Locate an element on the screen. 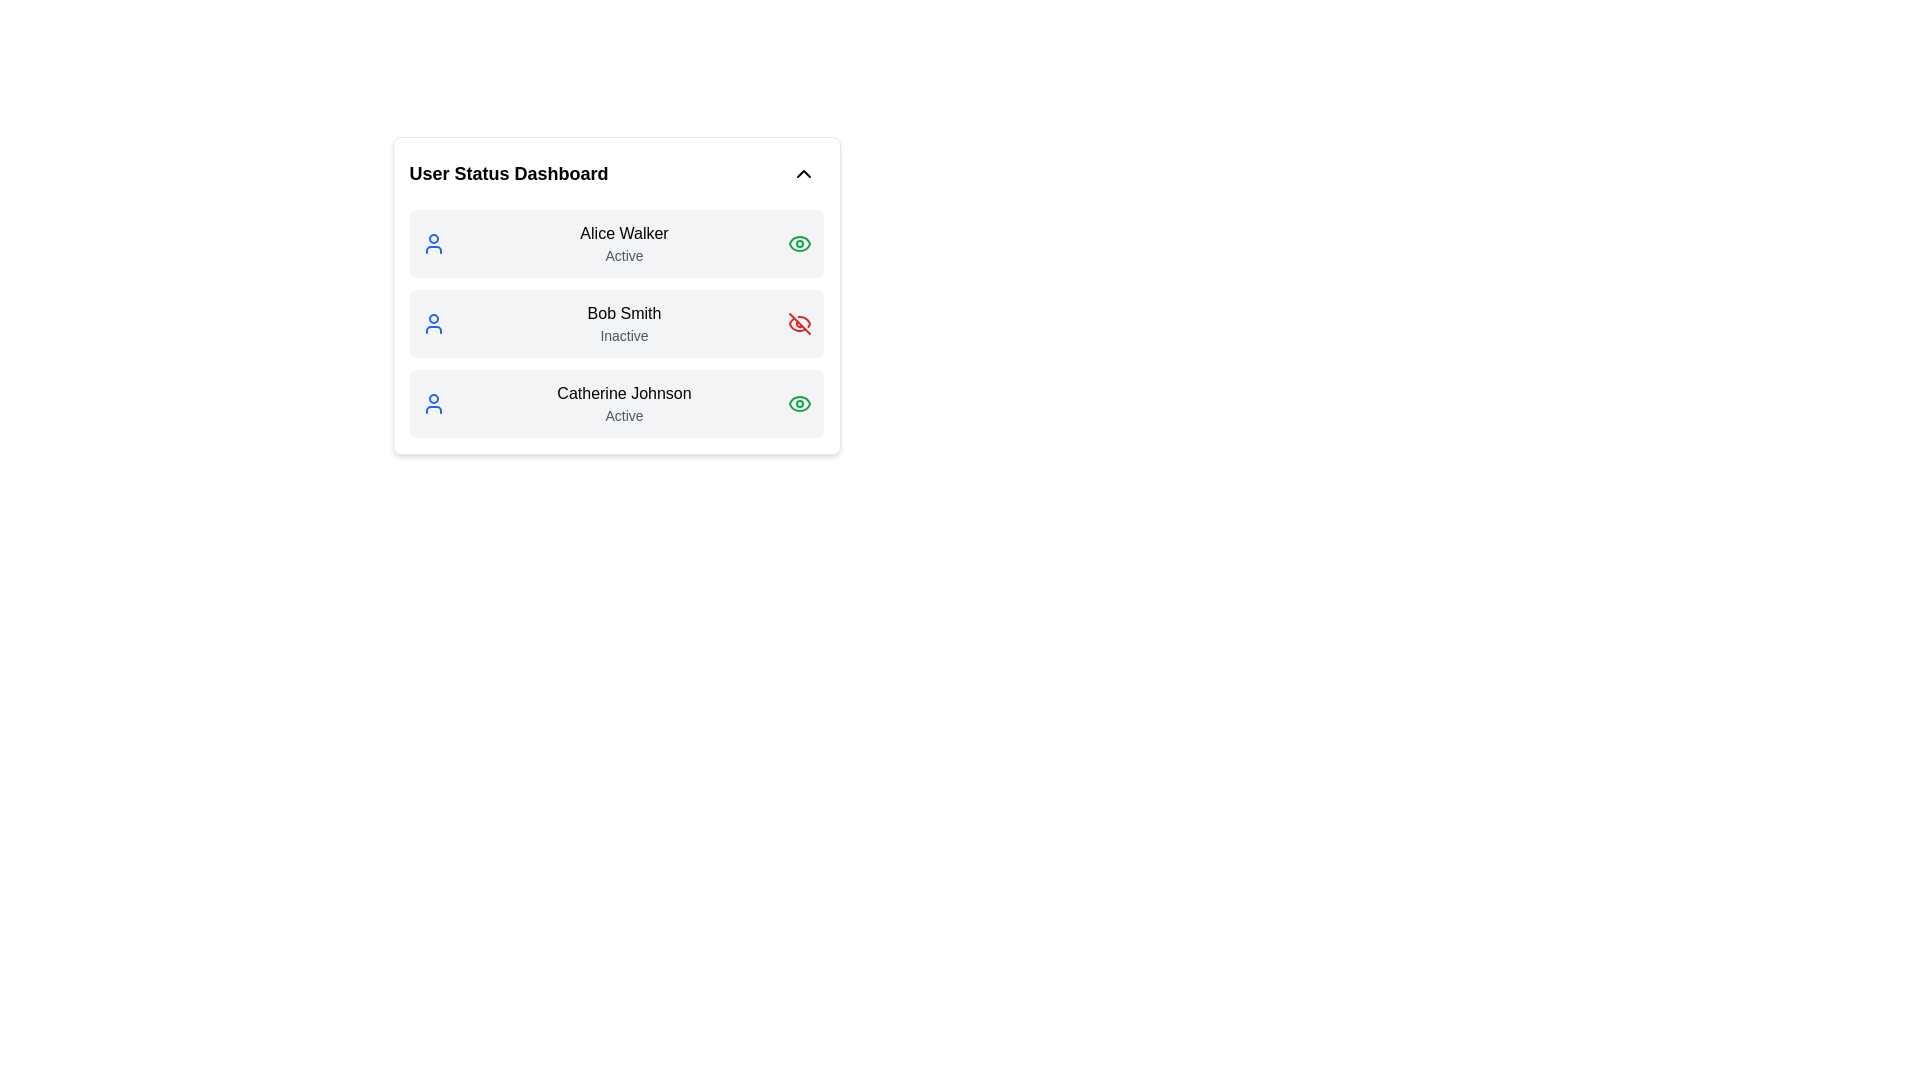 The width and height of the screenshot is (1920, 1080). the status indicator for user 'Bob Smith', which indicates their status as inactive is located at coordinates (623, 323).